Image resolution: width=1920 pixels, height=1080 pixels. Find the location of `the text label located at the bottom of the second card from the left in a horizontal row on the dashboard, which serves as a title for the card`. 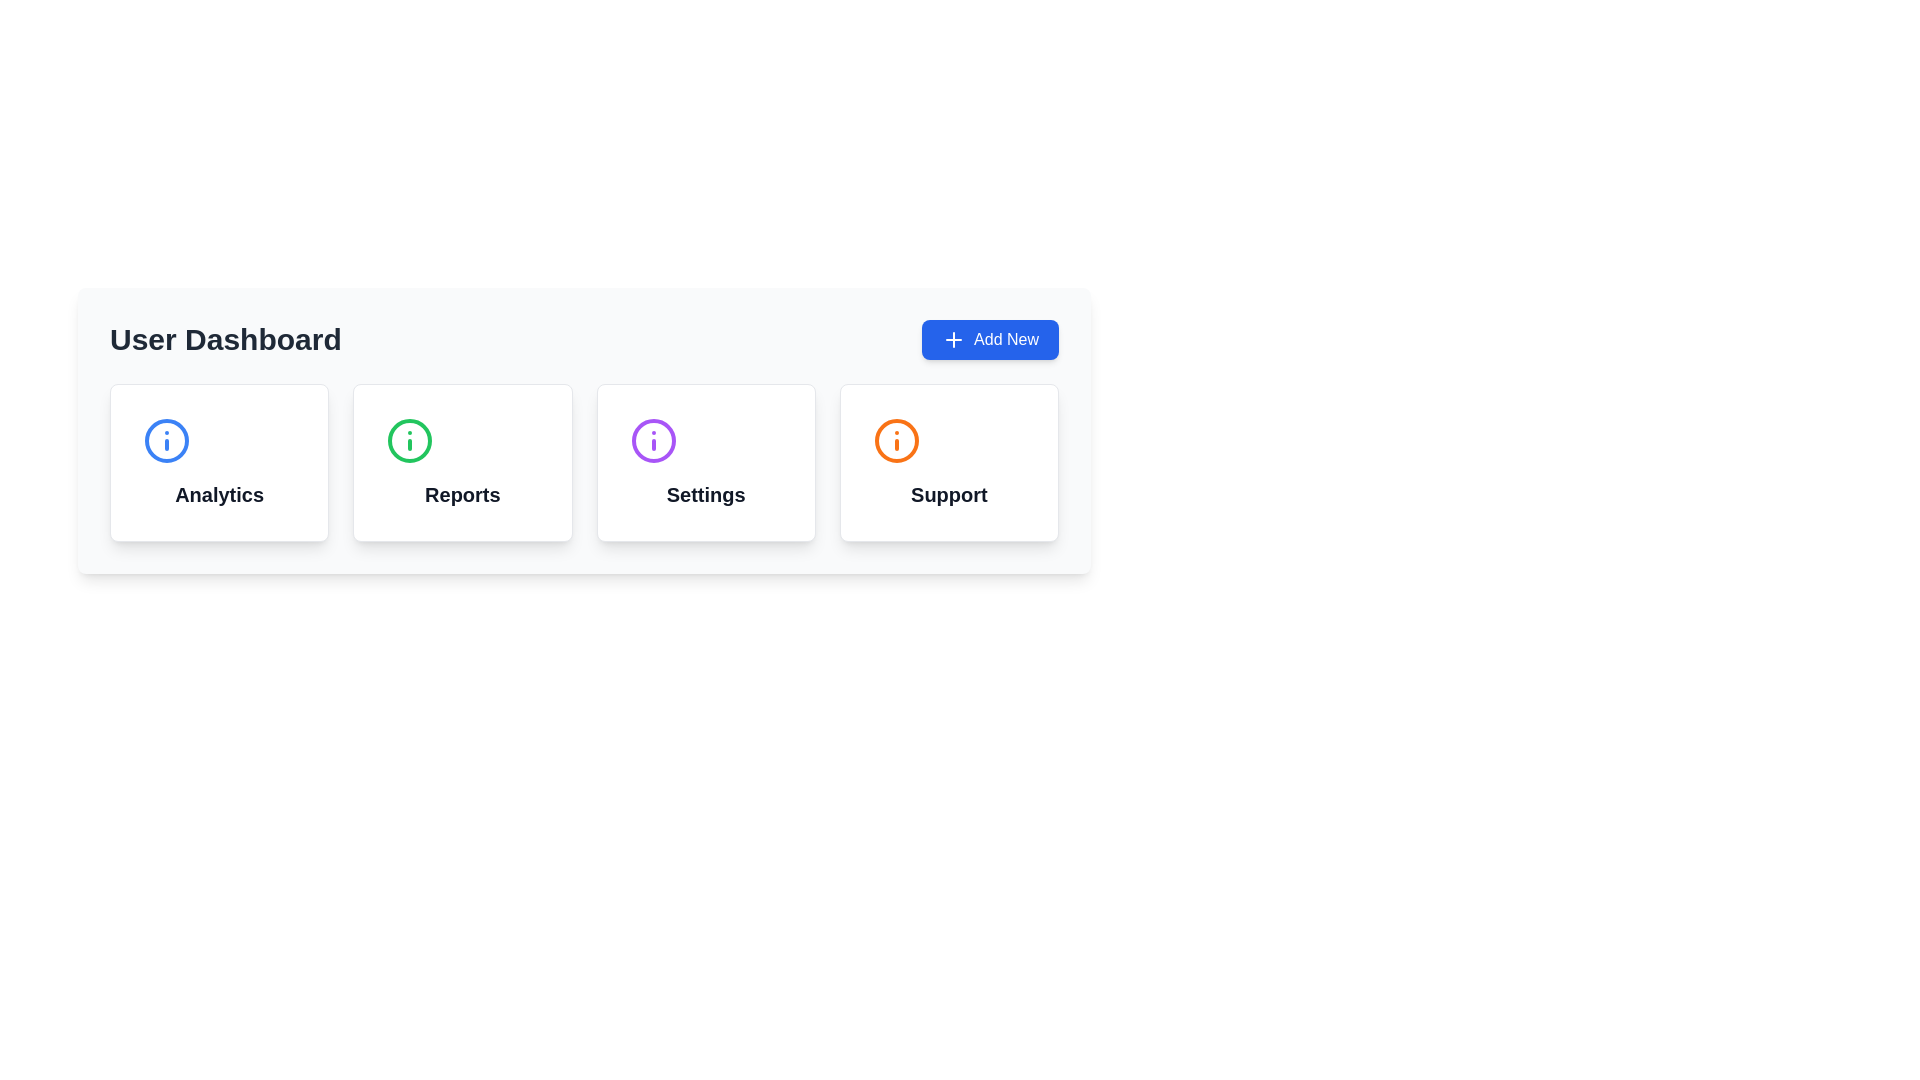

the text label located at the bottom of the second card from the left in a horizontal row on the dashboard, which serves as a title for the card is located at coordinates (461, 494).